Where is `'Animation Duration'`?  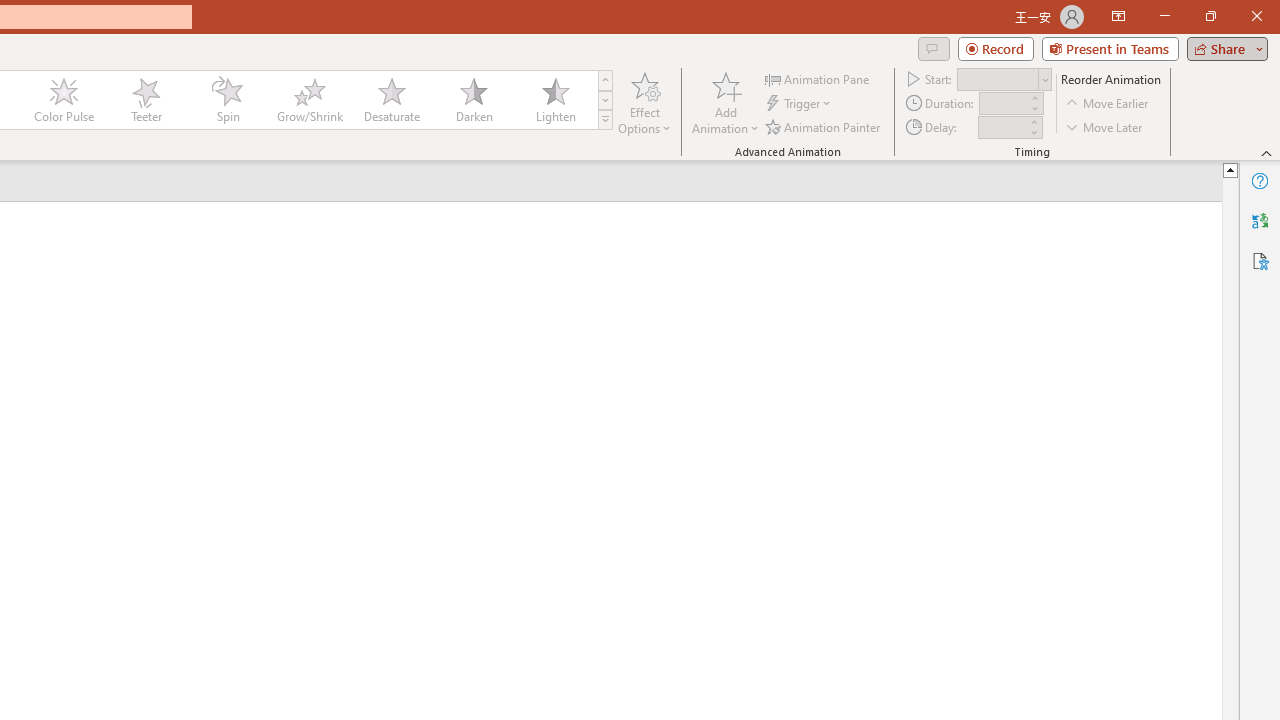
'Animation Duration' is located at coordinates (1003, 103).